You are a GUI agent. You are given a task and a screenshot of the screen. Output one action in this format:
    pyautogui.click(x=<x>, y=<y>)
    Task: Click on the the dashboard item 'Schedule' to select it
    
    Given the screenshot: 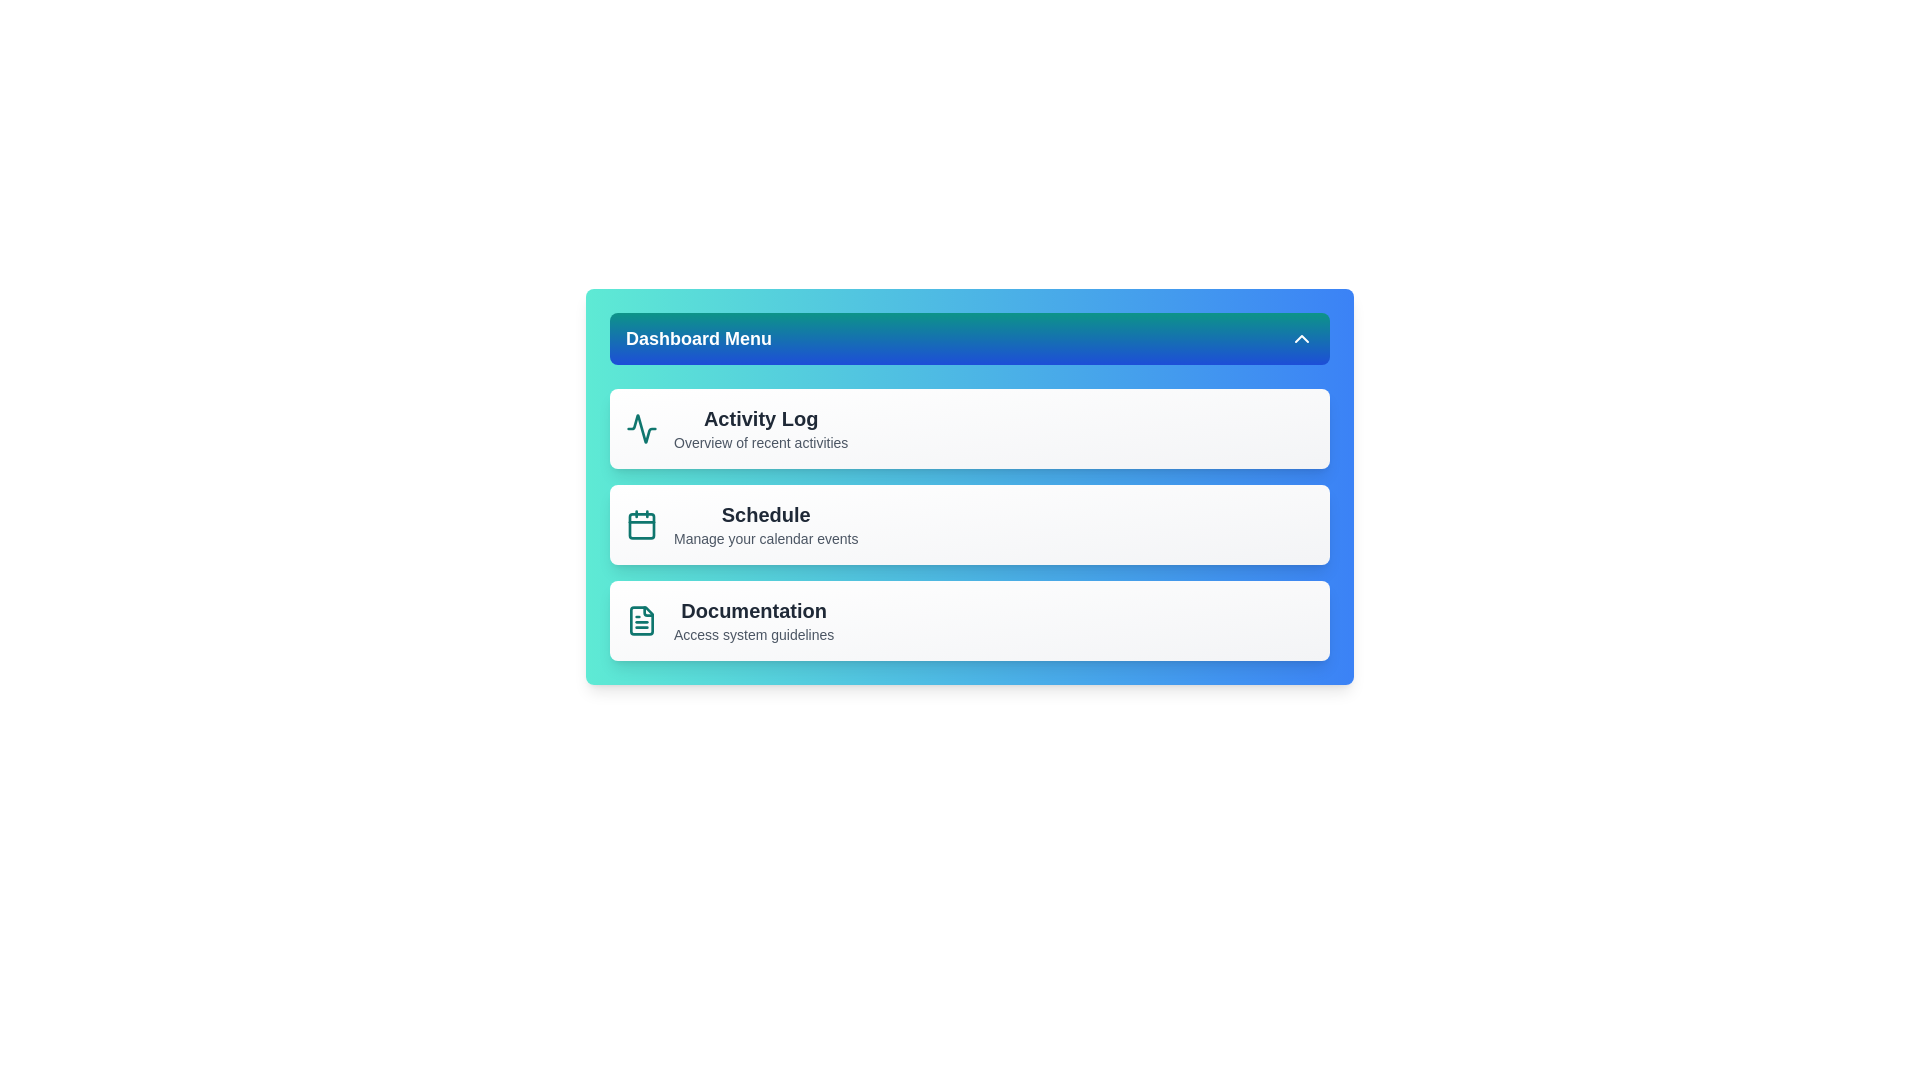 What is the action you would take?
    pyautogui.click(x=969, y=523)
    